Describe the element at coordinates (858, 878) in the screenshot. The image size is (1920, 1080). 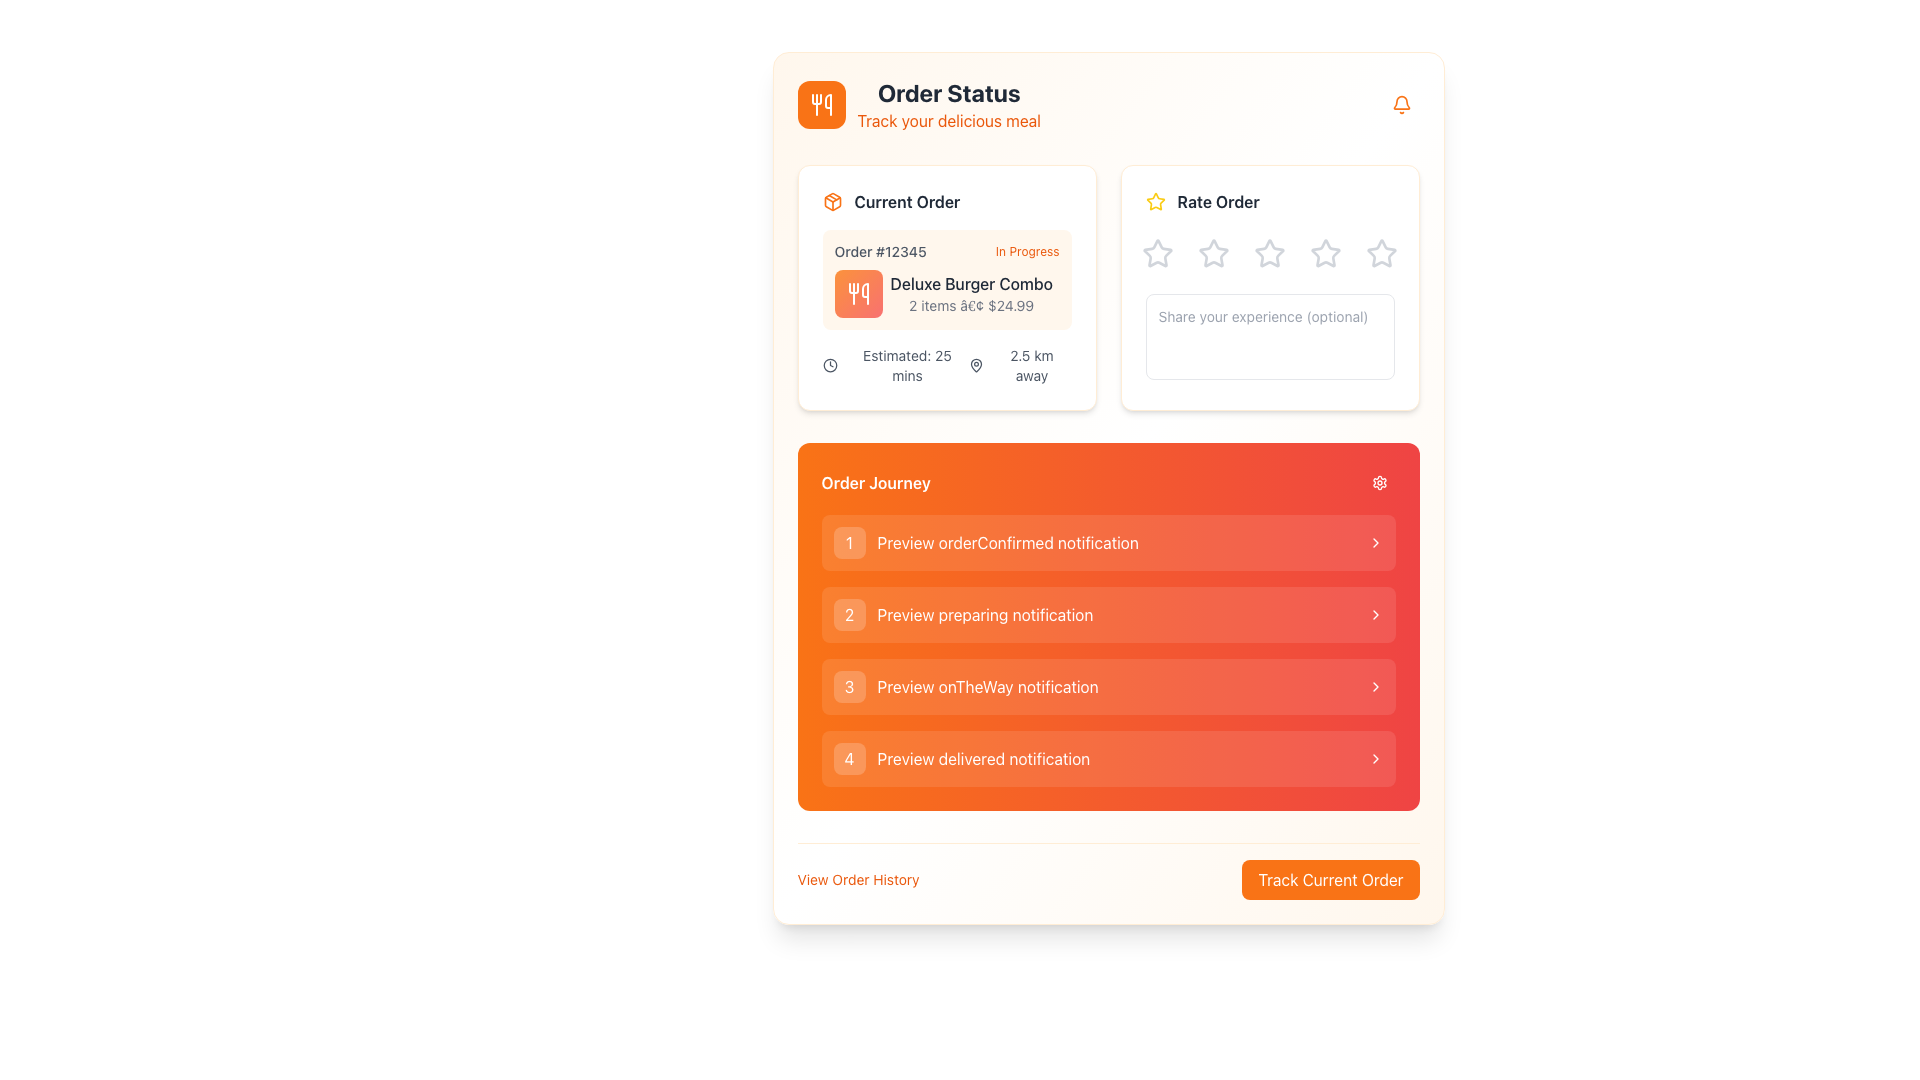
I see `the text link that redirects users to their order history to change its style` at that location.